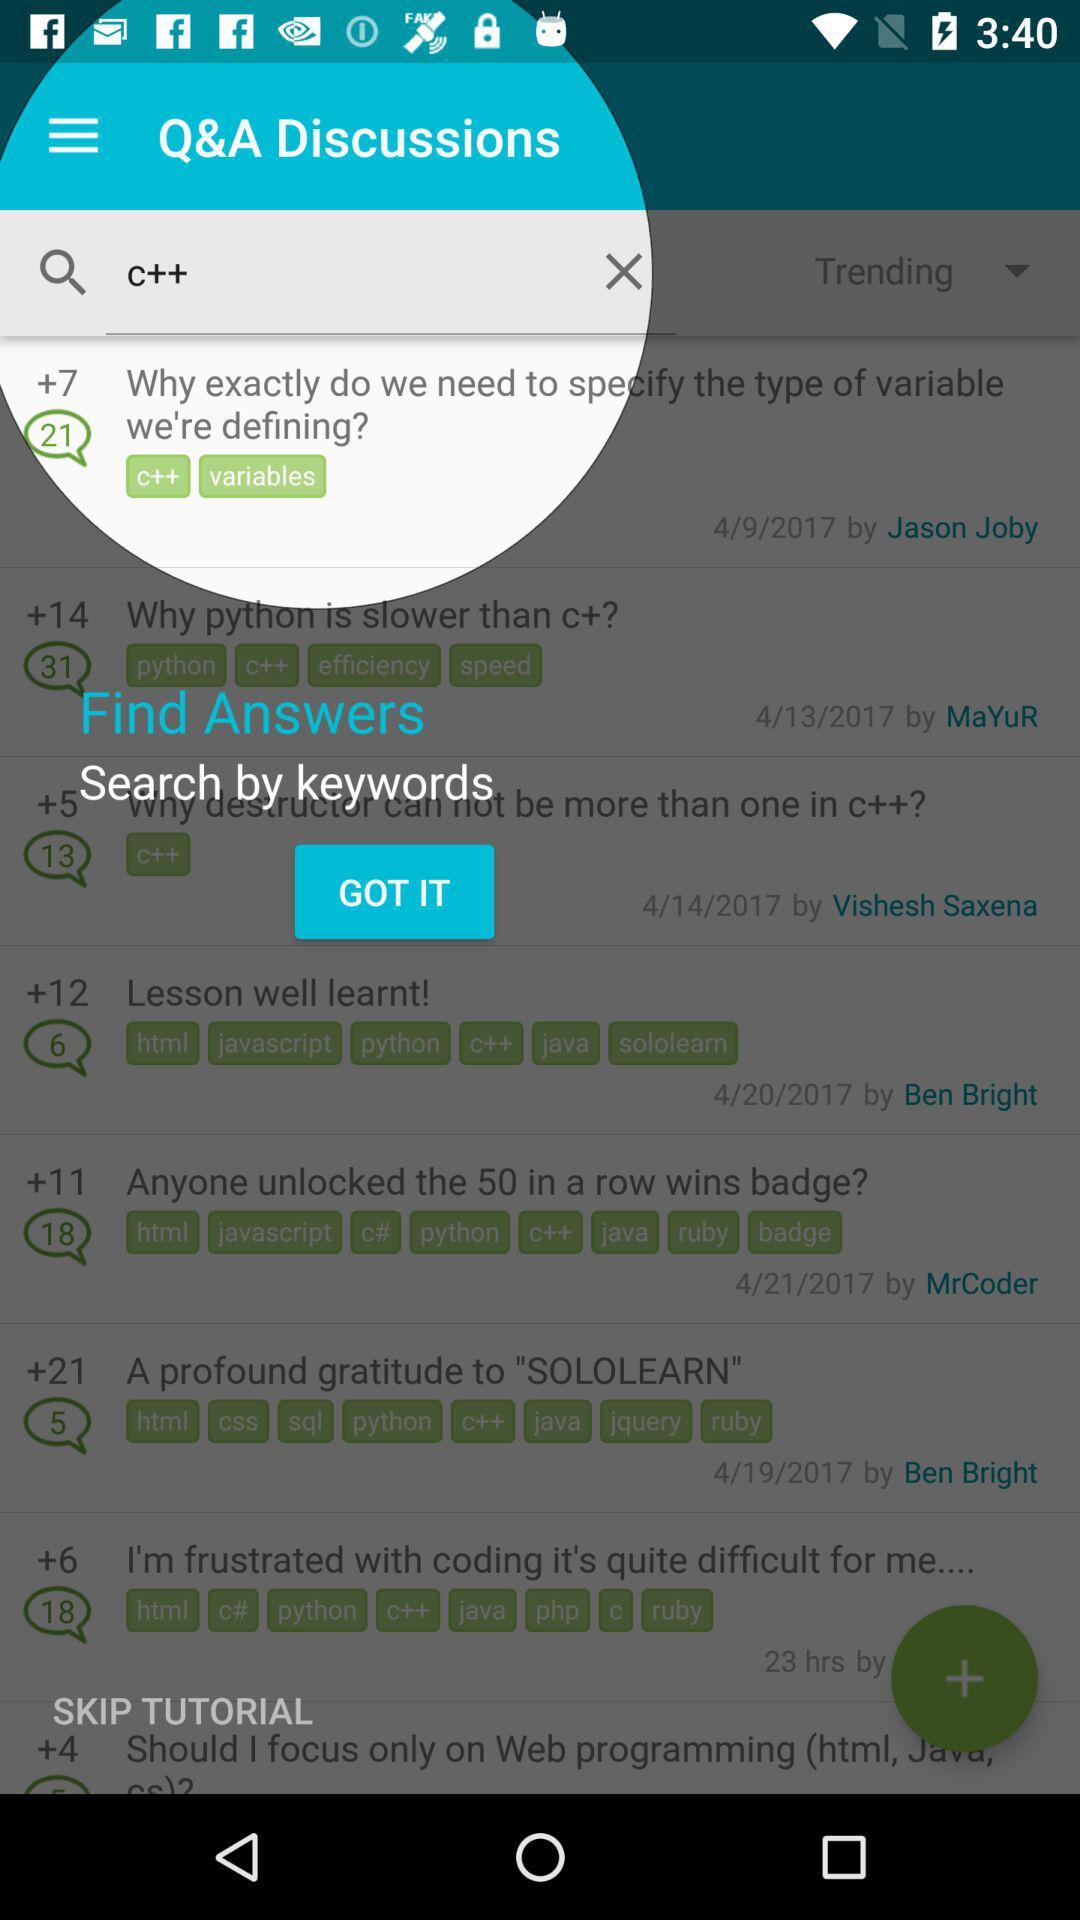 The width and height of the screenshot is (1080, 1920). I want to click on compose an email, so click(963, 1678).